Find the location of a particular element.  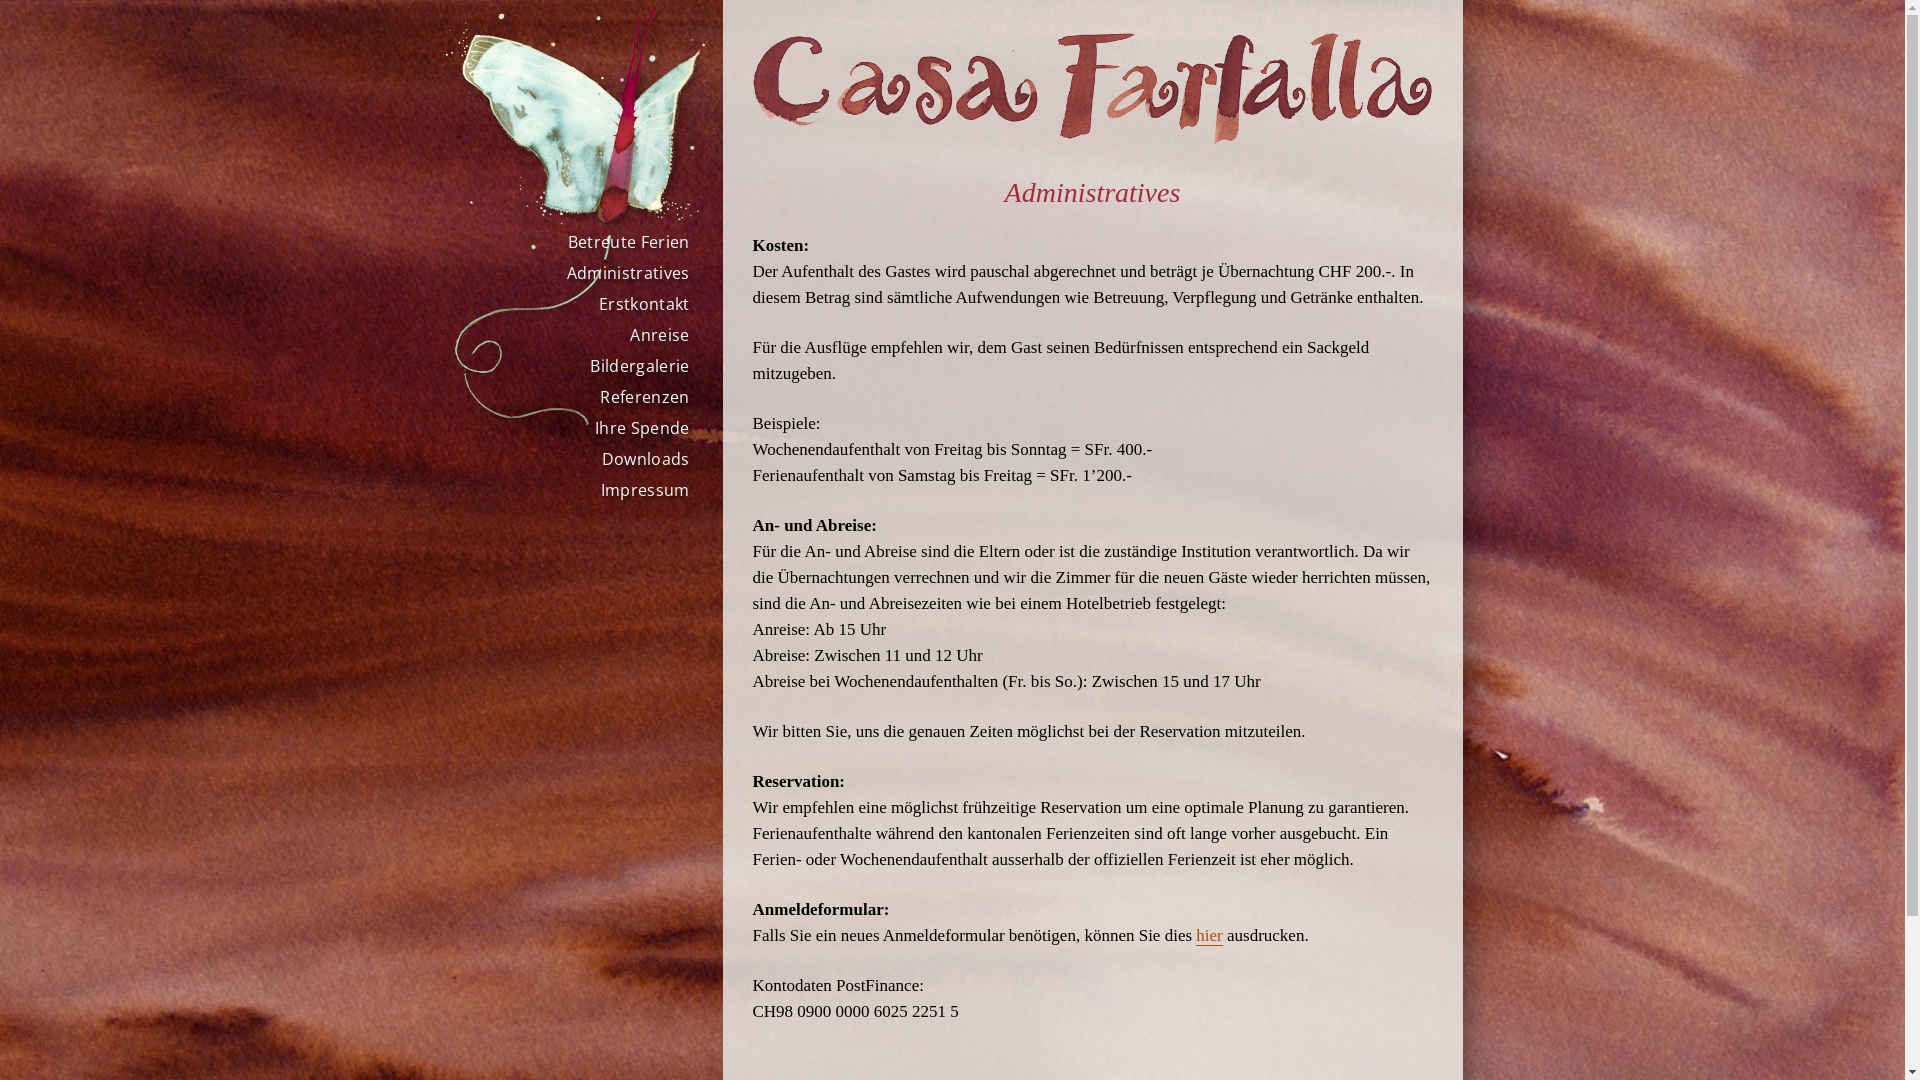

'Erstkontakt' is located at coordinates (644, 304).